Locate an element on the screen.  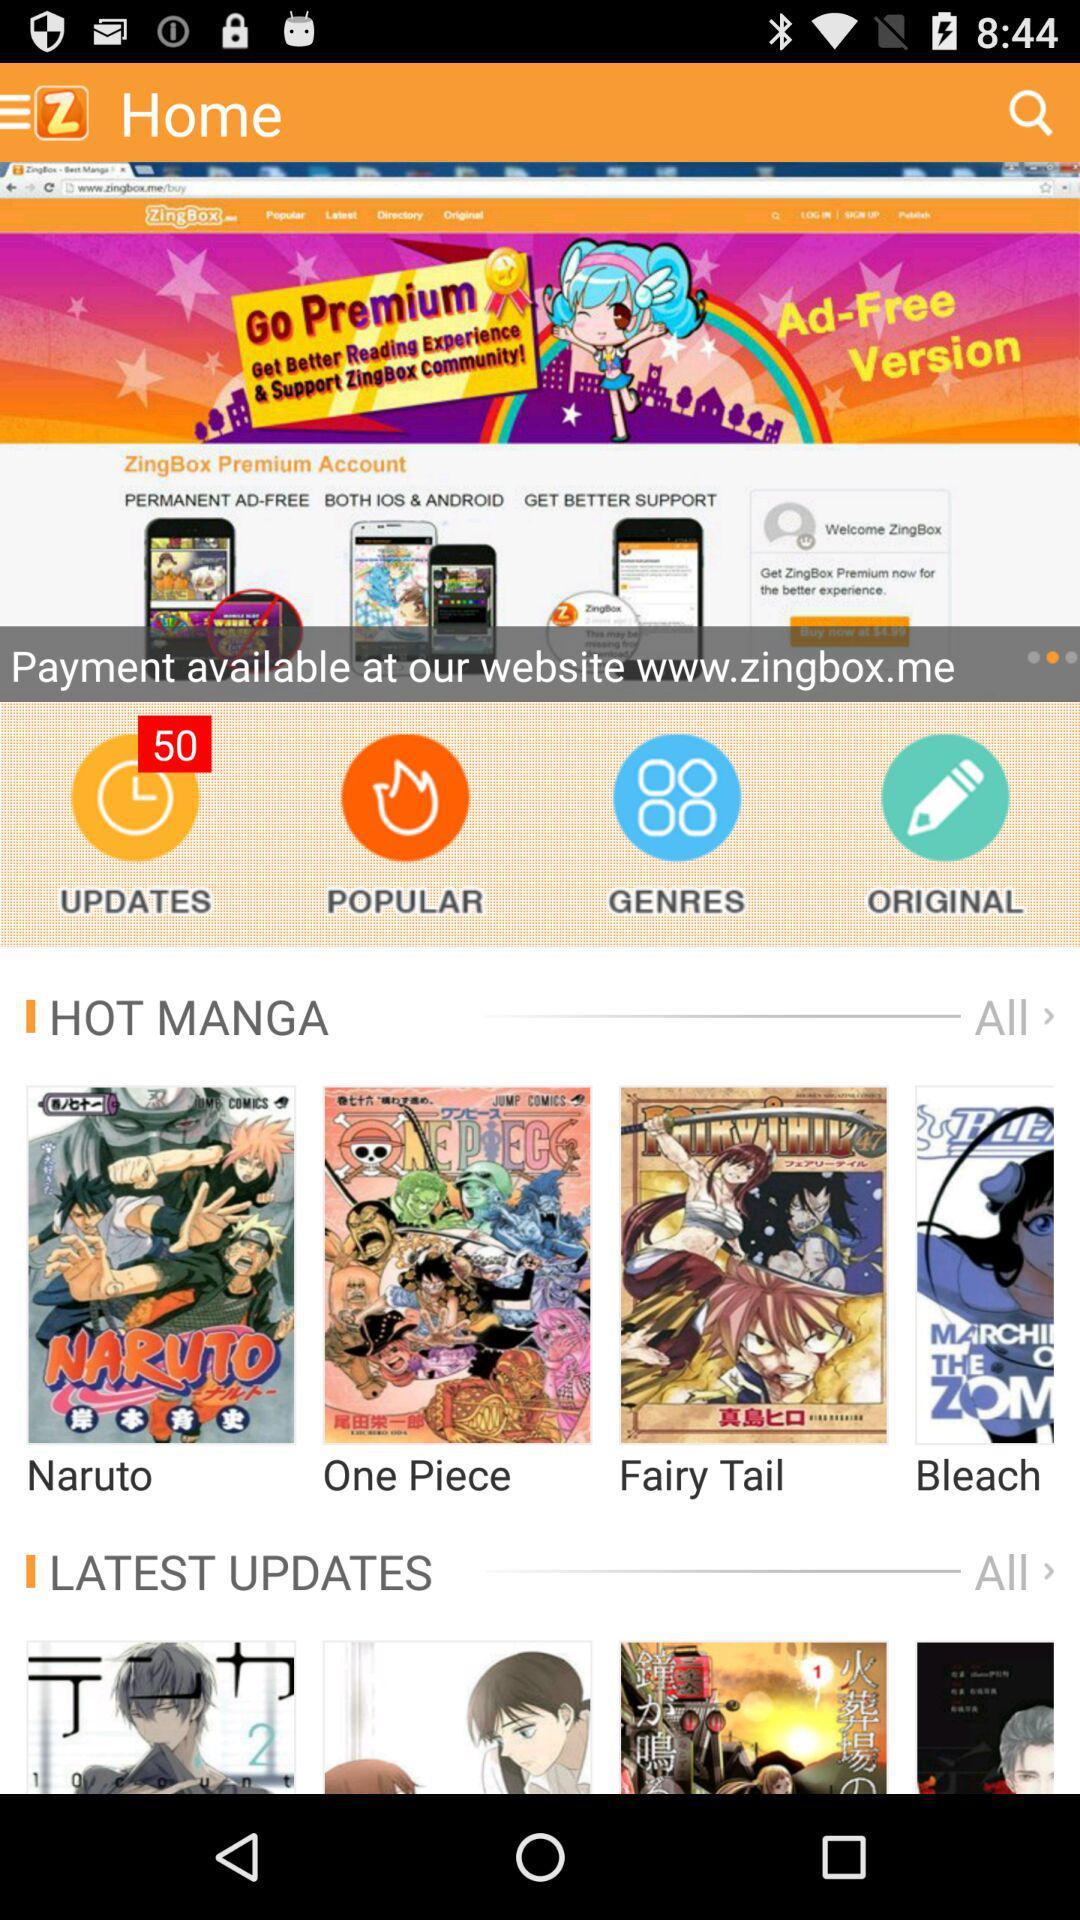
the avatar icon is located at coordinates (457, 1837).